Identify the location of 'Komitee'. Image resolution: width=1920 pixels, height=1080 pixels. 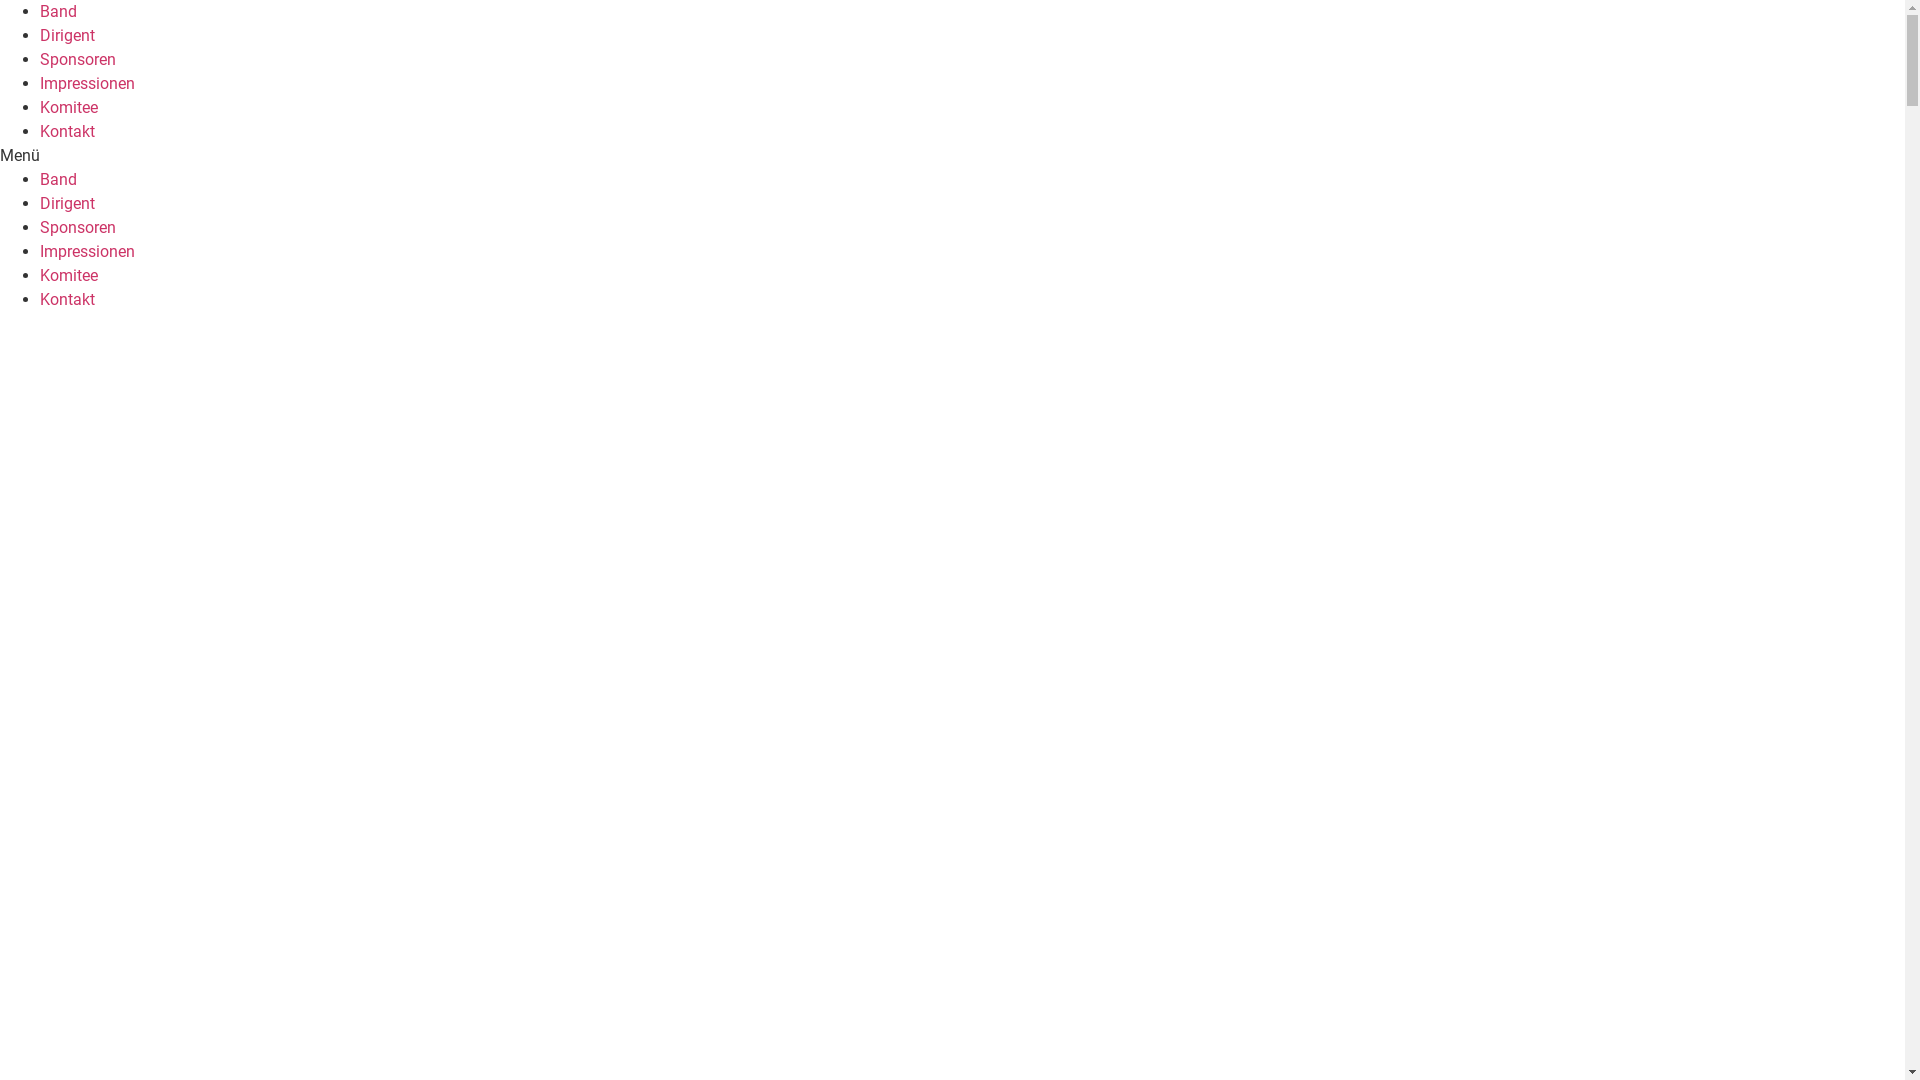
(68, 275).